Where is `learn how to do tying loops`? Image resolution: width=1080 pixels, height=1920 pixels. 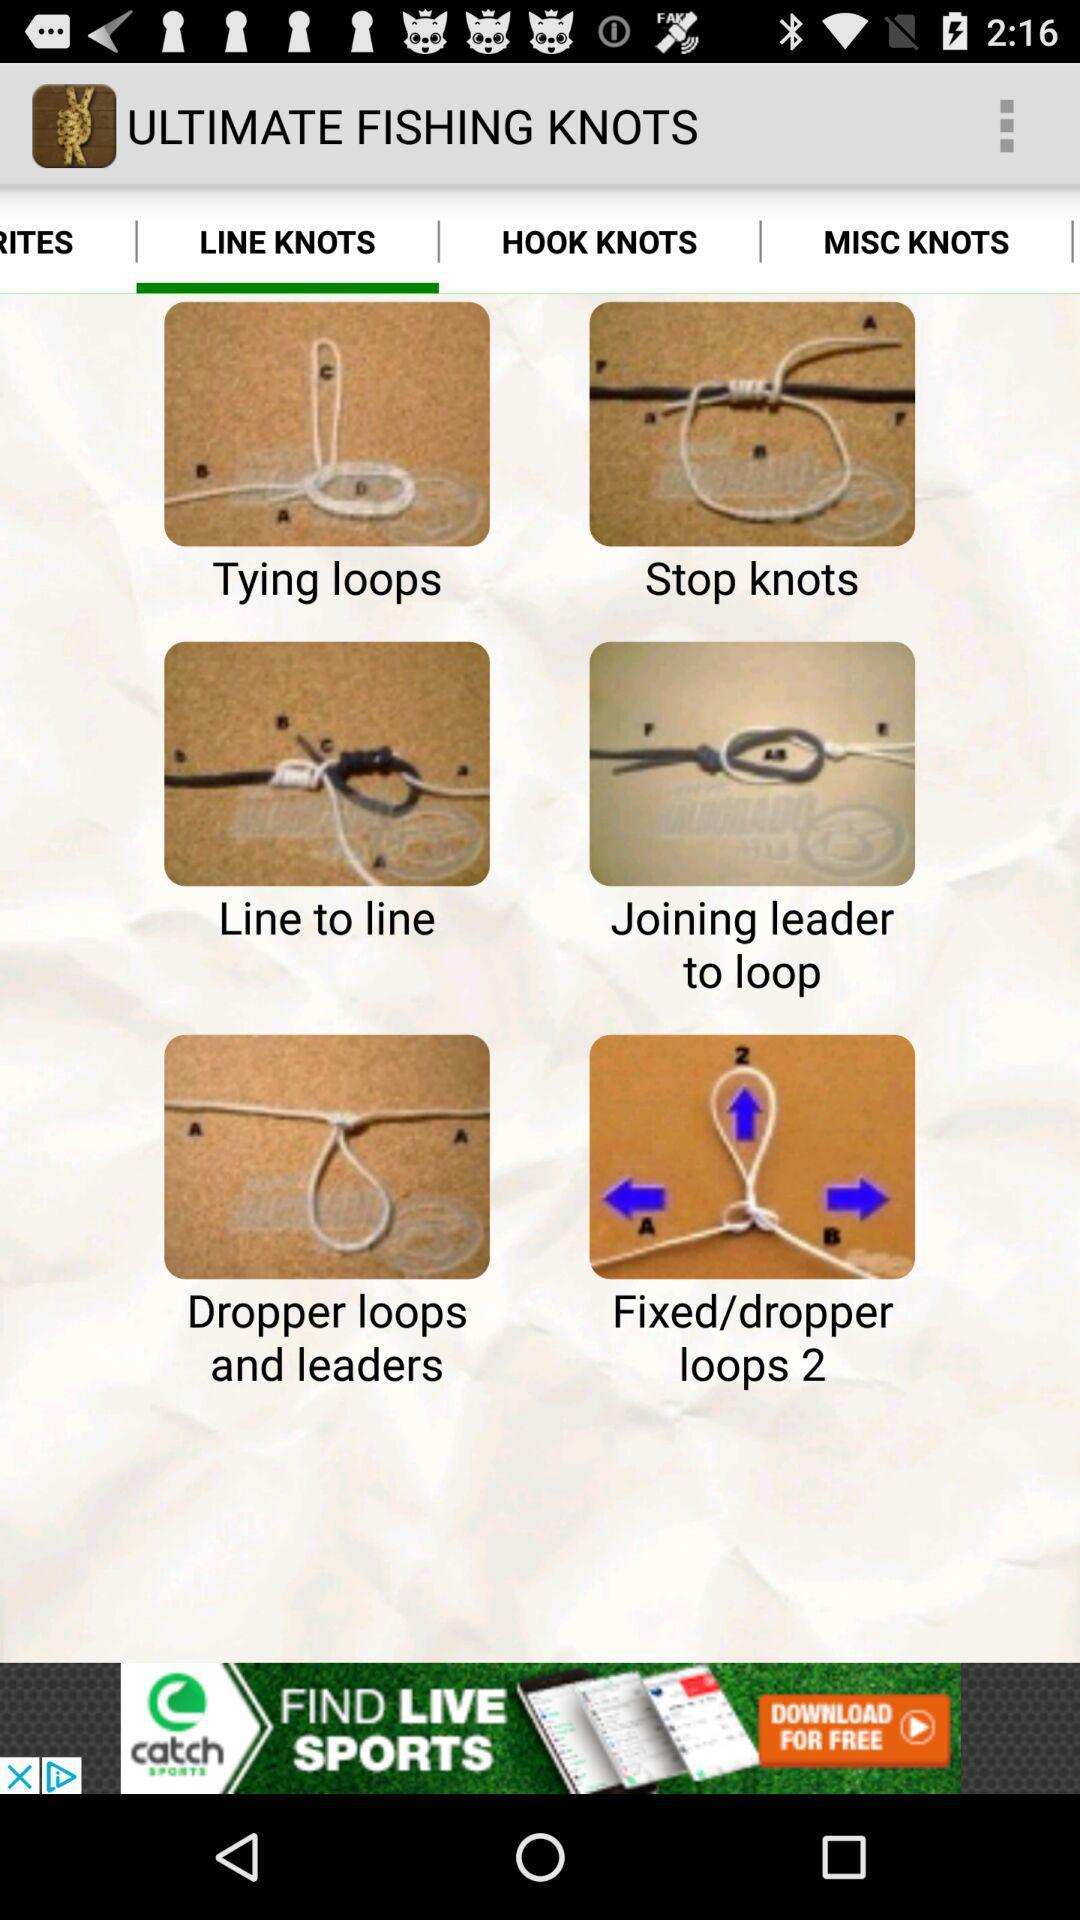 learn how to do tying loops is located at coordinates (326, 423).